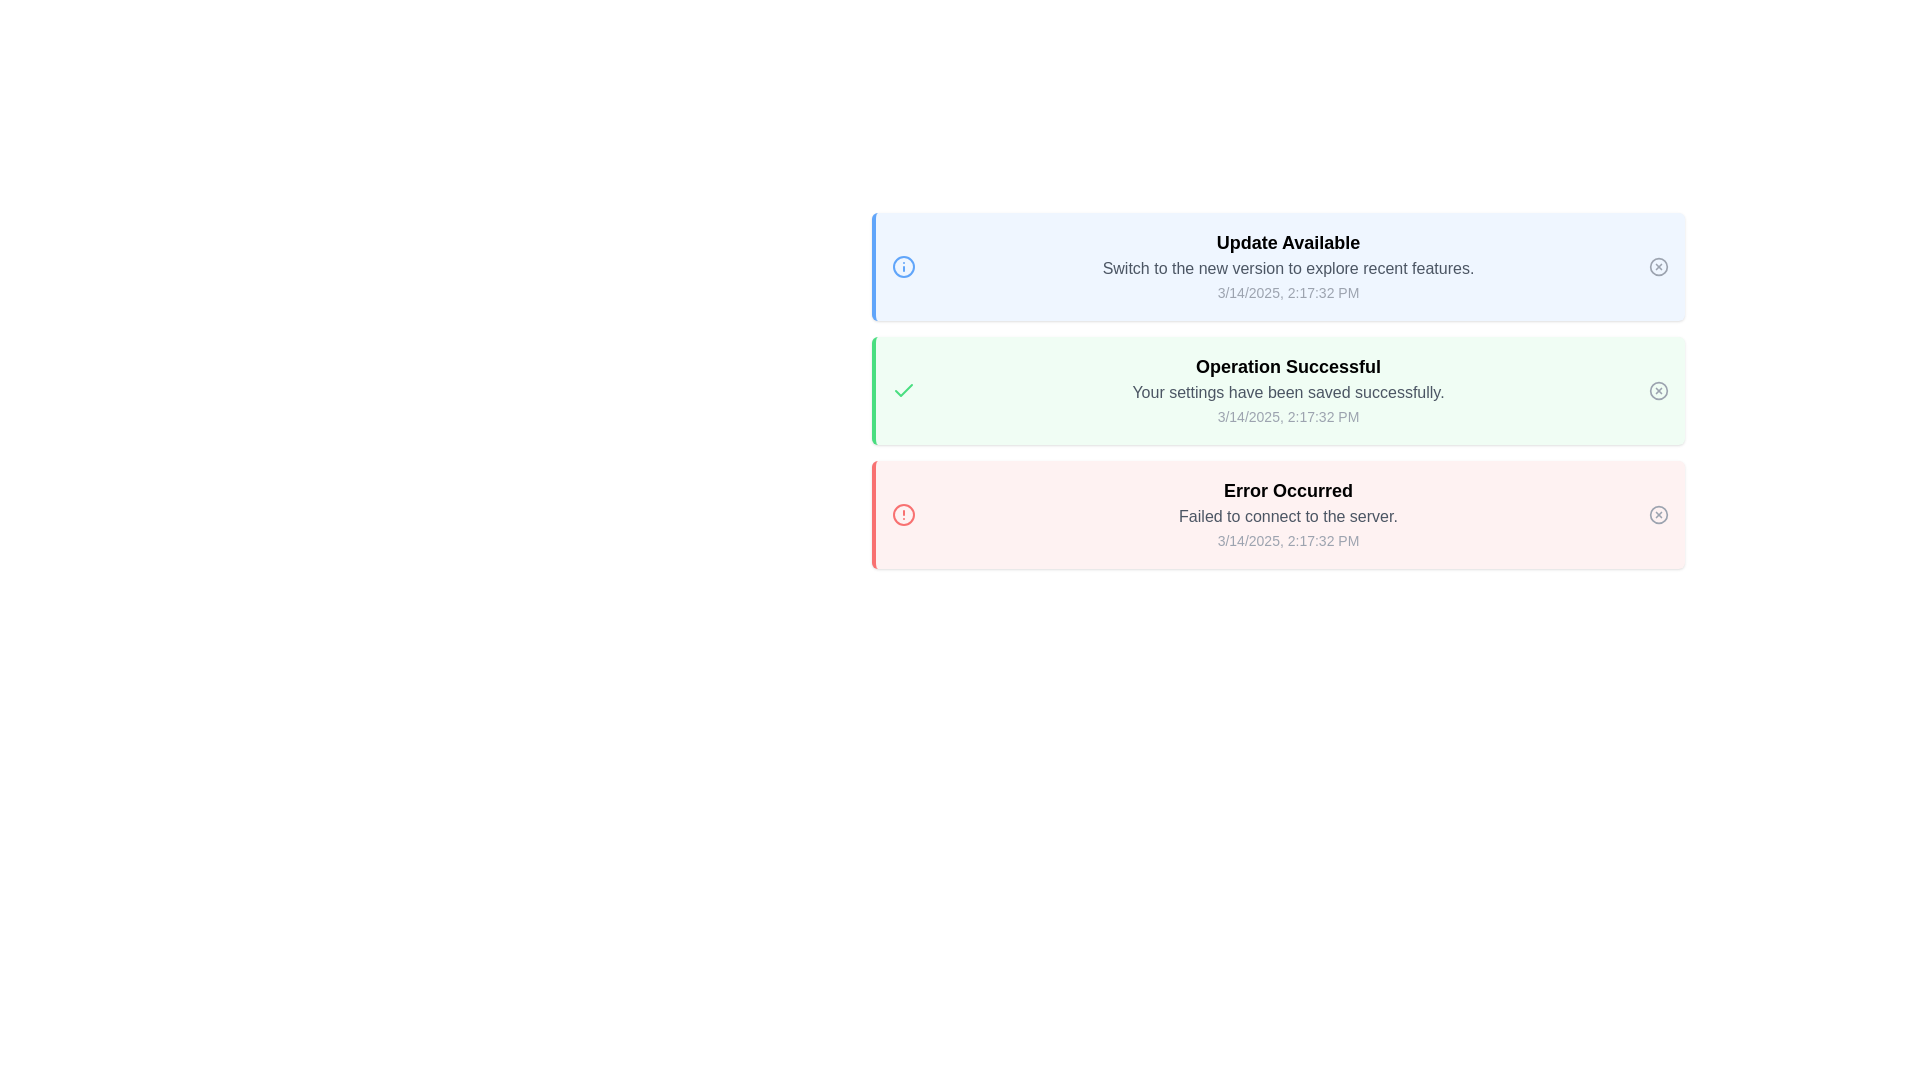 This screenshot has width=1920, height=1080. What do you see at coordinates (1659, 390) in the screenshot?
I see `the small circular button with a gray border and a red cross (X) symbol, located in the 'Operation Successful' notification box, for keyboard interaction` at bounding box center [1659, 390].